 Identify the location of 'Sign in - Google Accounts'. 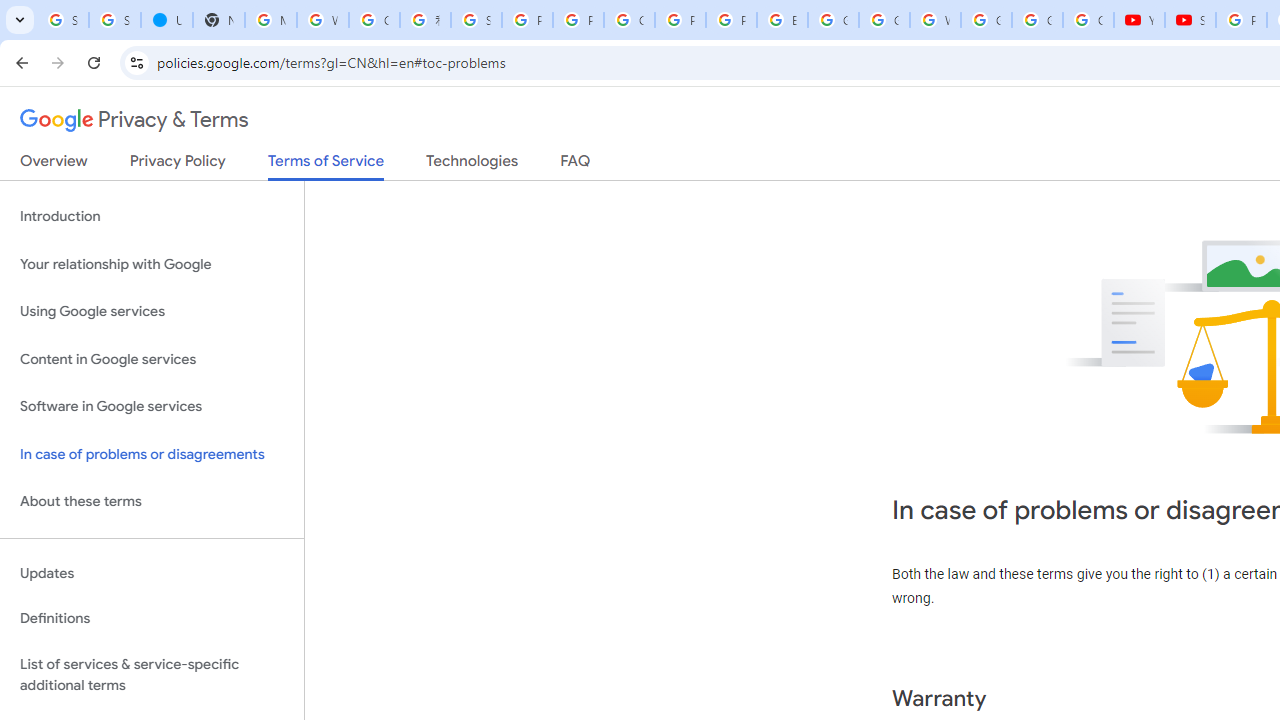
(63, 20).